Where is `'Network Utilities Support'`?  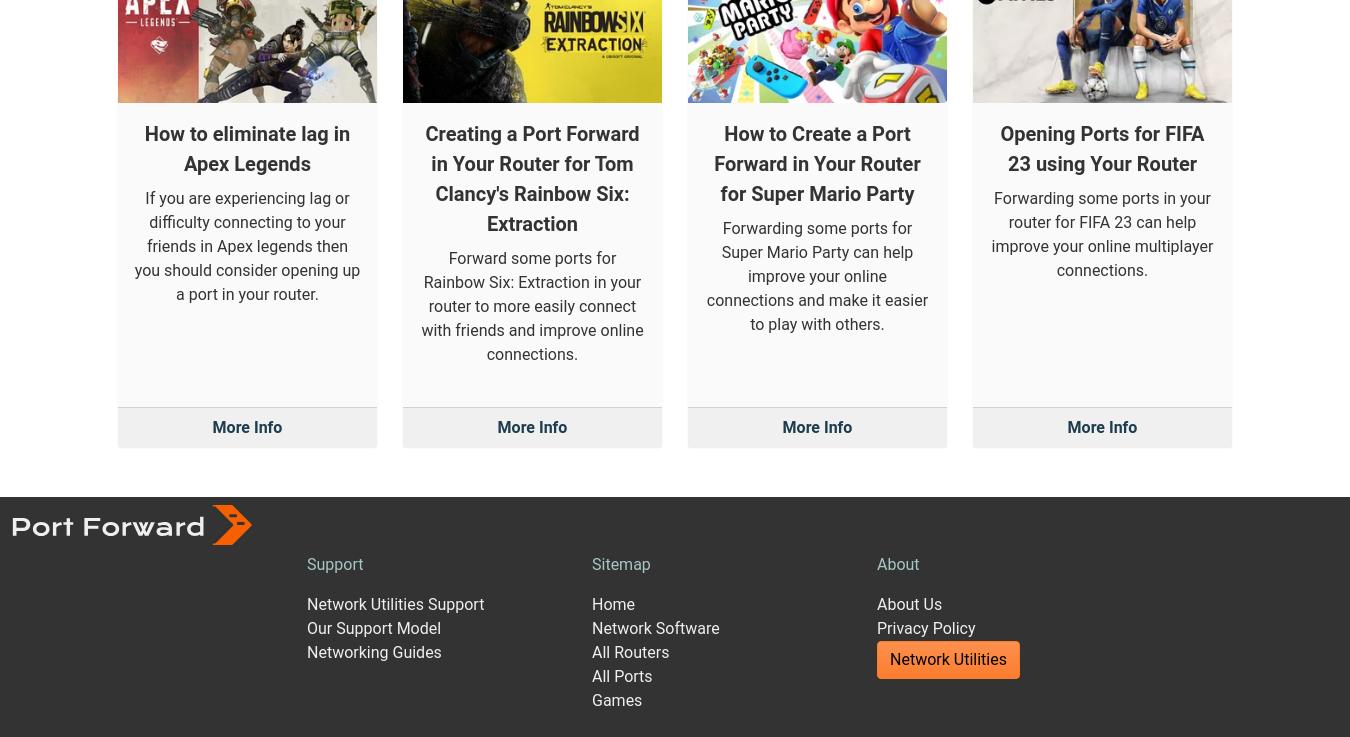 'Network Utilities Support' is located at coordinates (395, 410).